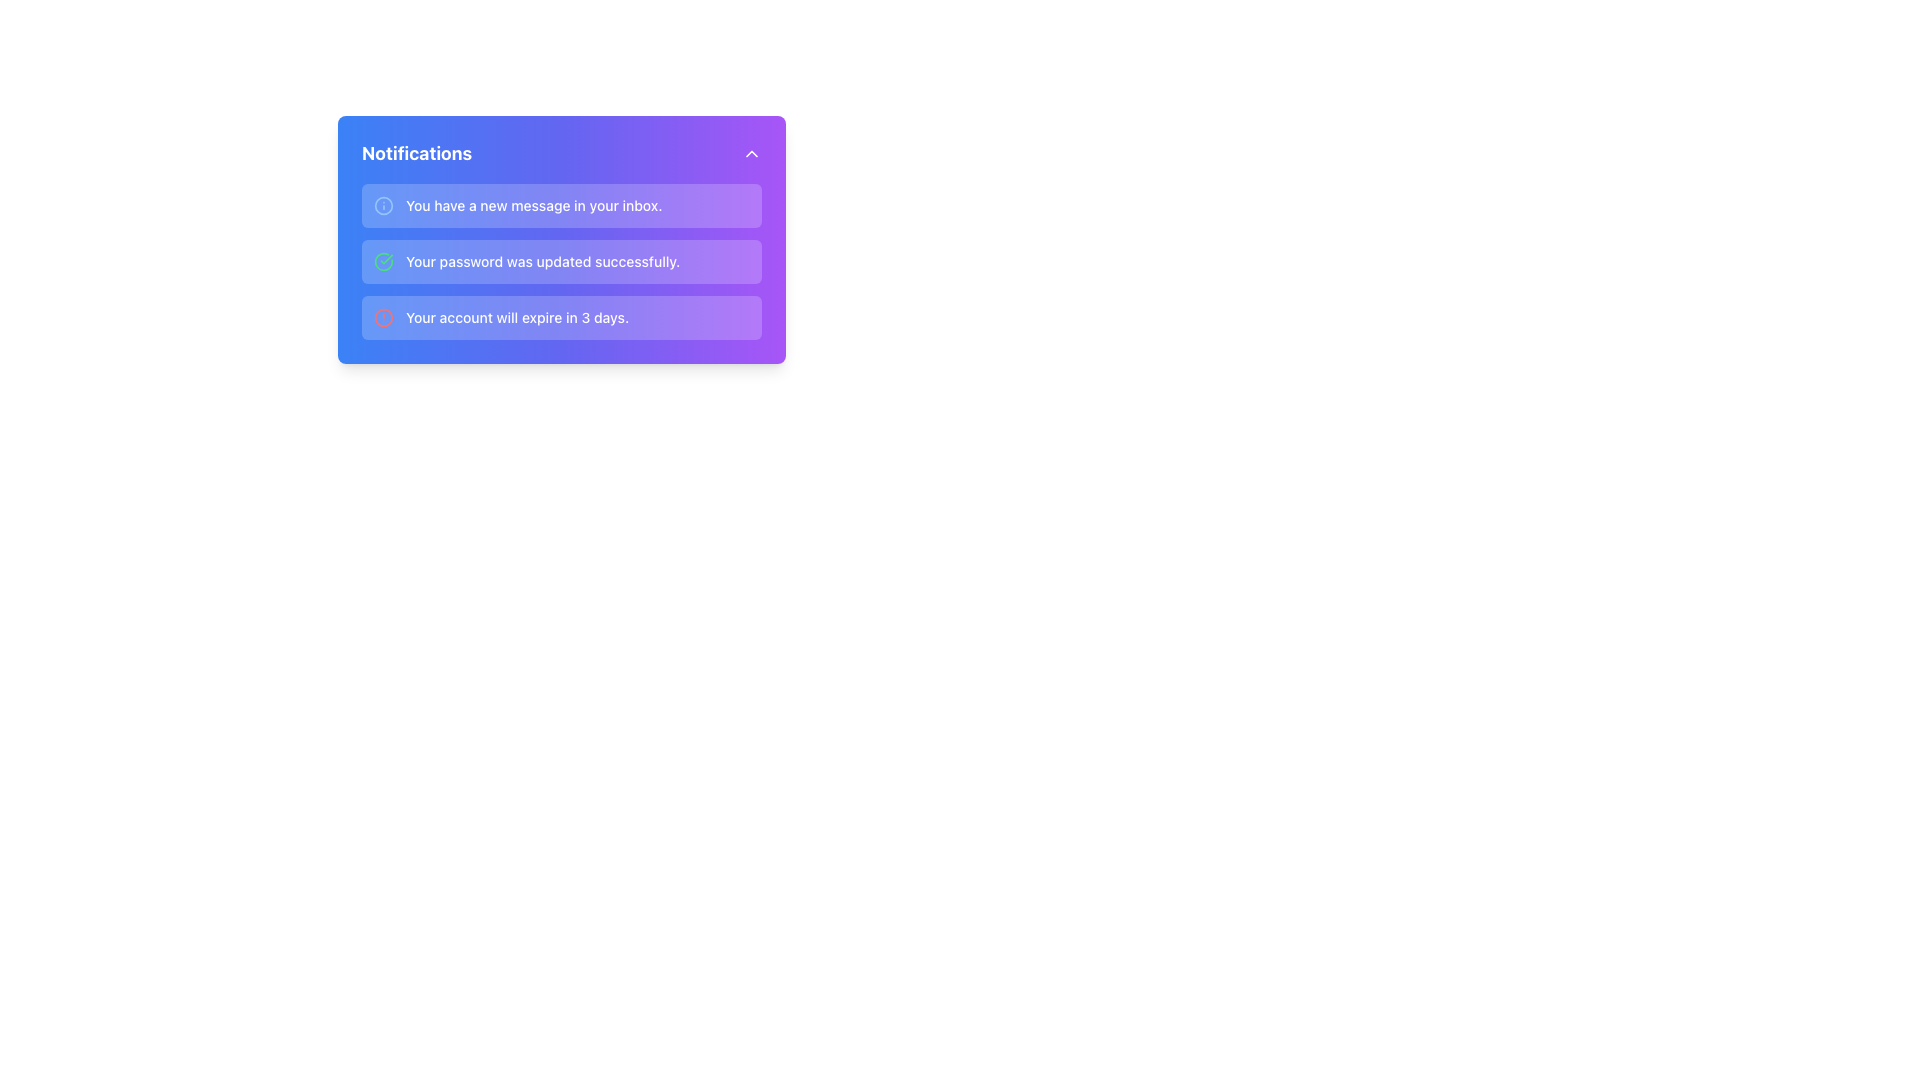 This screenshot has height=1080, width=1920. What do you see at coordinates (560, 205) in the screenshot?
I see `the first notification card in the vertical list to acknowledge the new message notification` at bounding box center [560, 205].